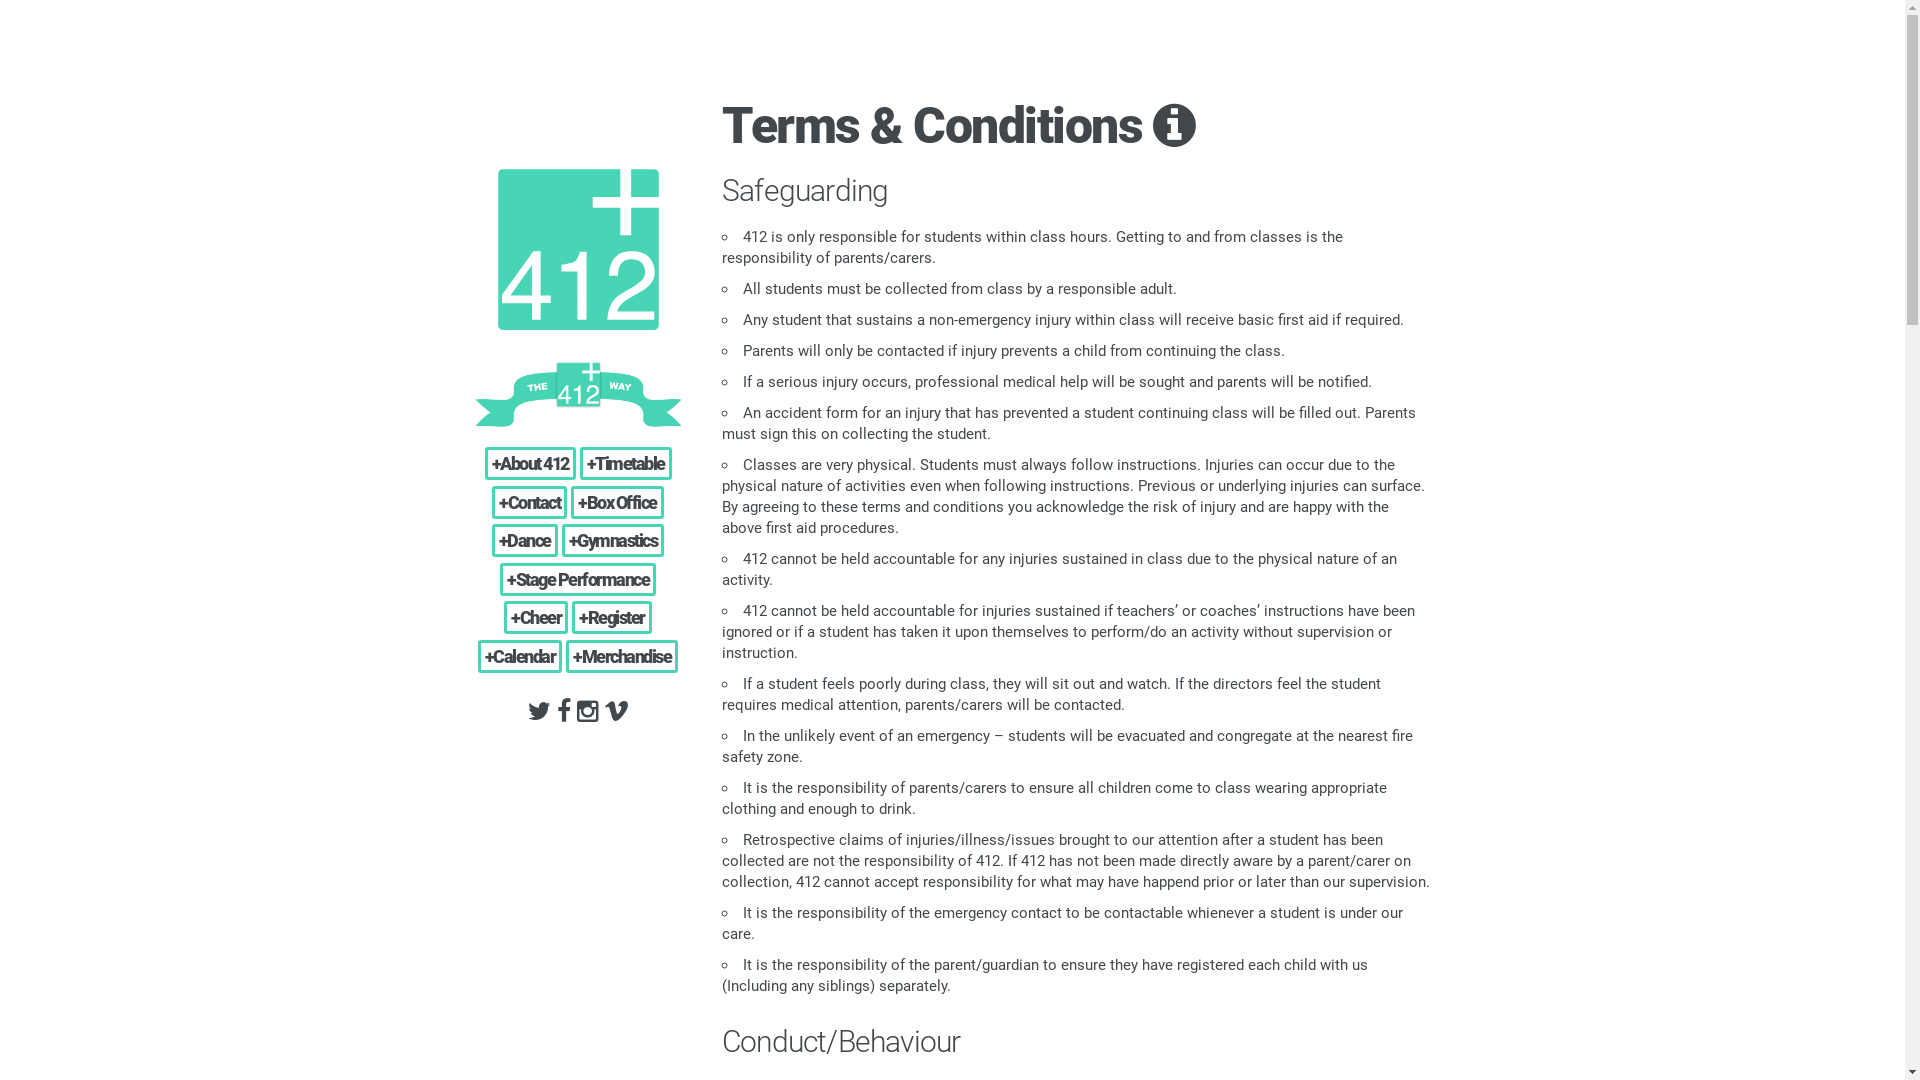 This screenshot has width=1920, height=1080. What do you see at coordinates (576, 579) in the screenshot?
I see `'+Stage Performance'` at bounding box center [576, 579].